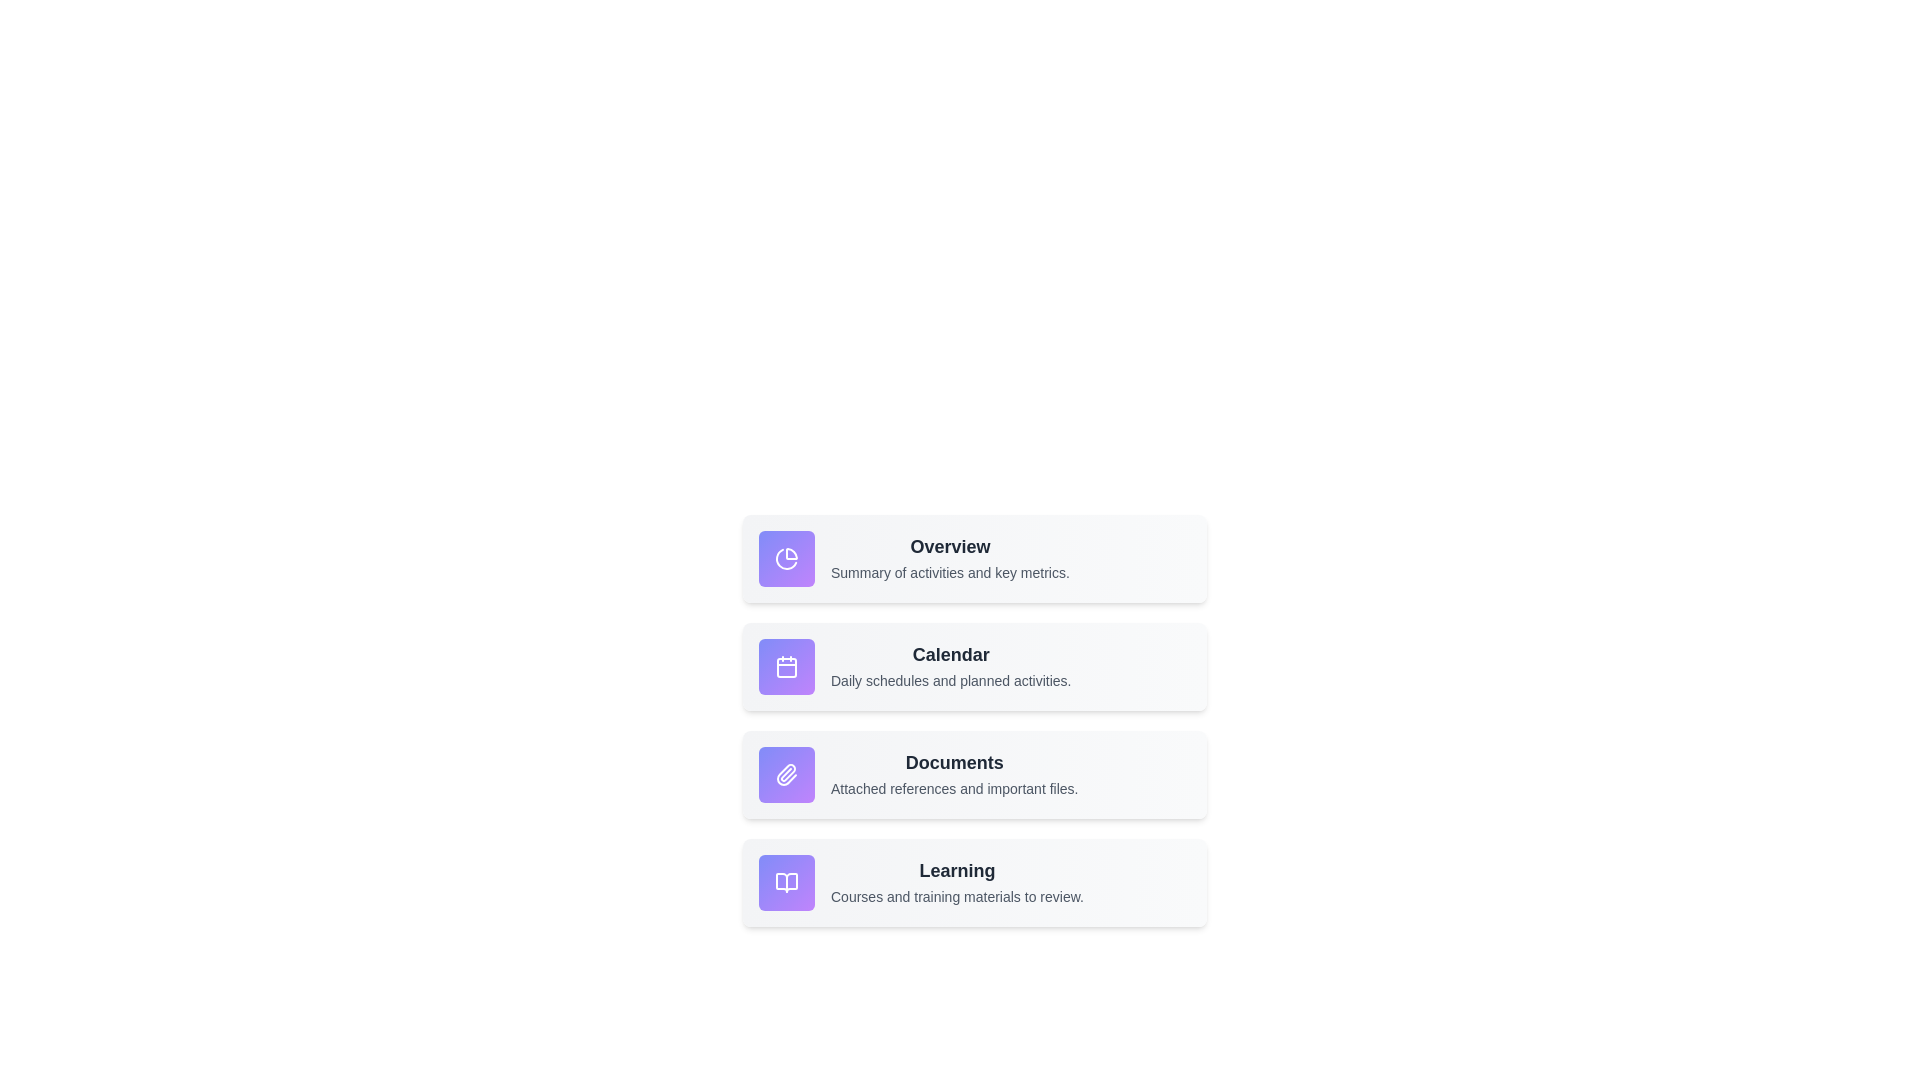  Describe the element at coordinates (786, 774) in the screenshot. I see `the functionality of the icon corresponding to Documents` at that location.